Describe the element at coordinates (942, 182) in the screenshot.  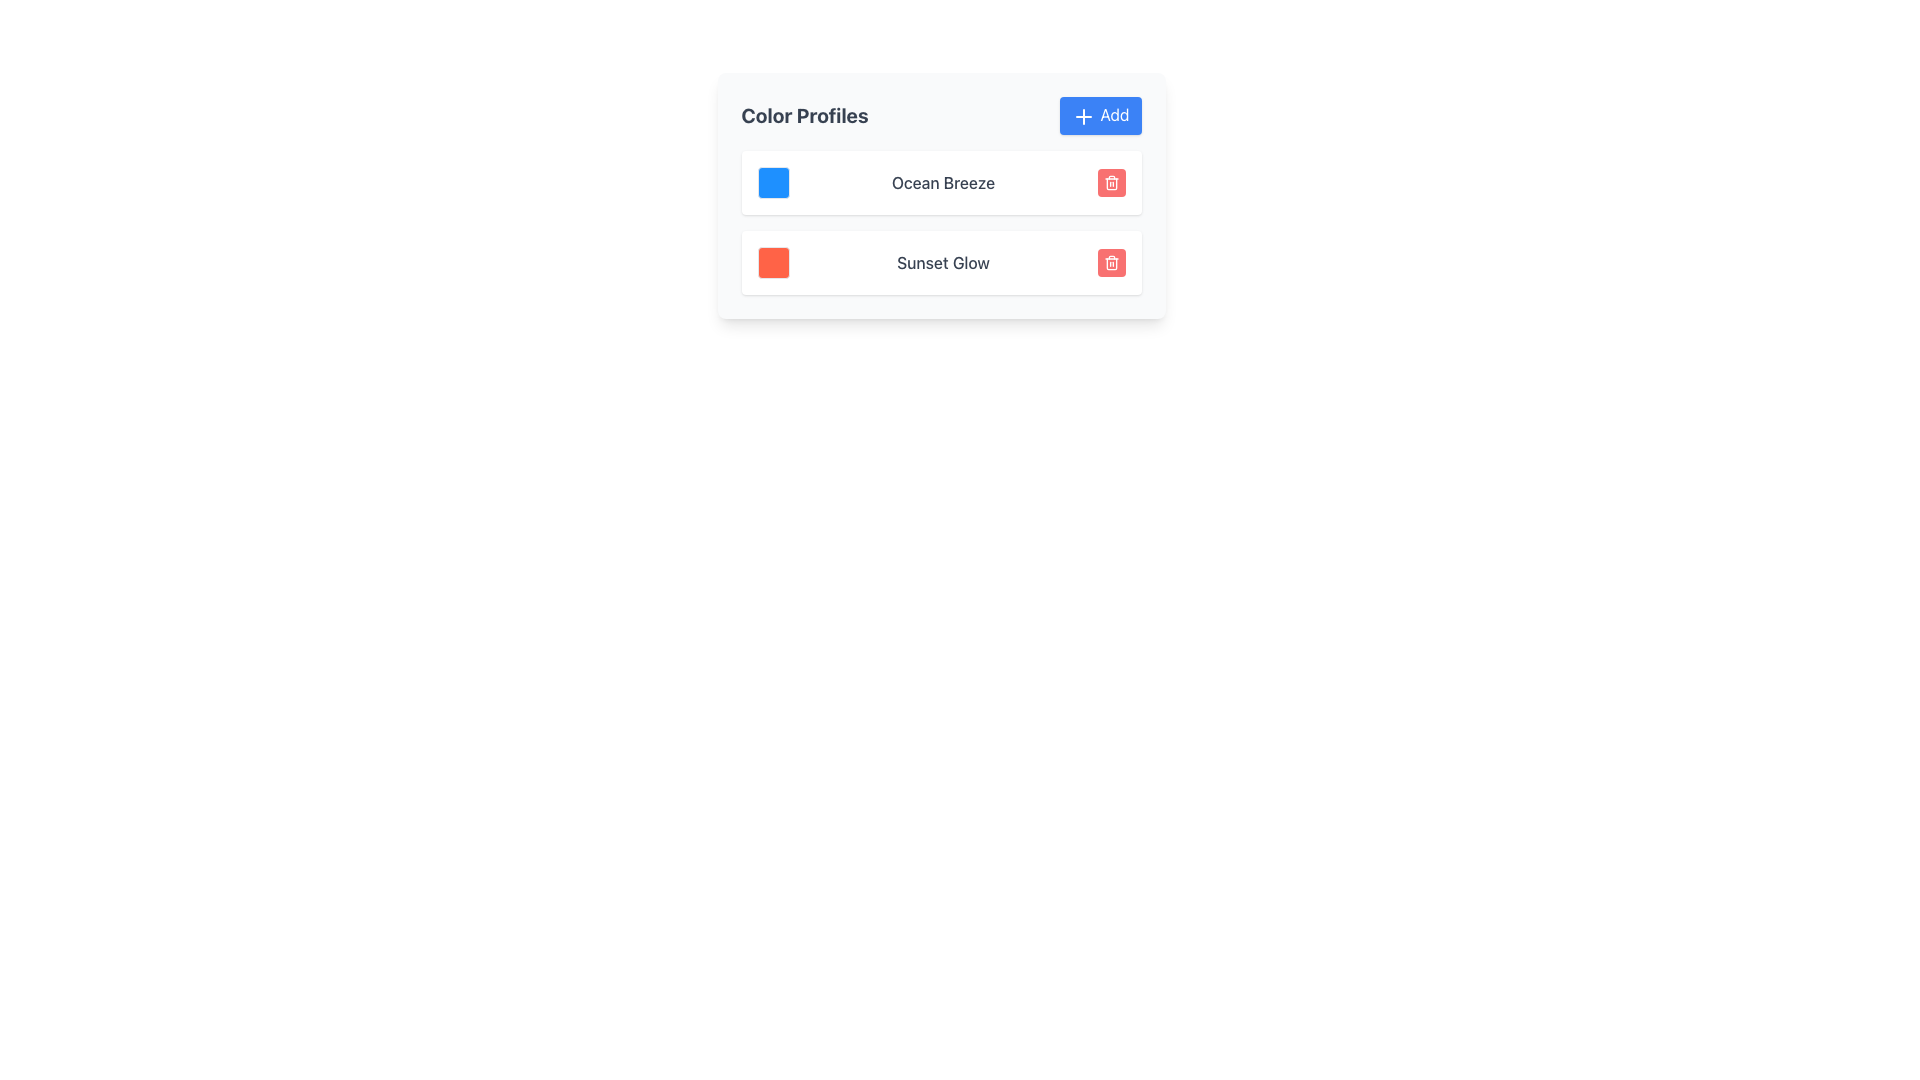
I see `the text label displaying 'Ocean Breeze'` at that location.